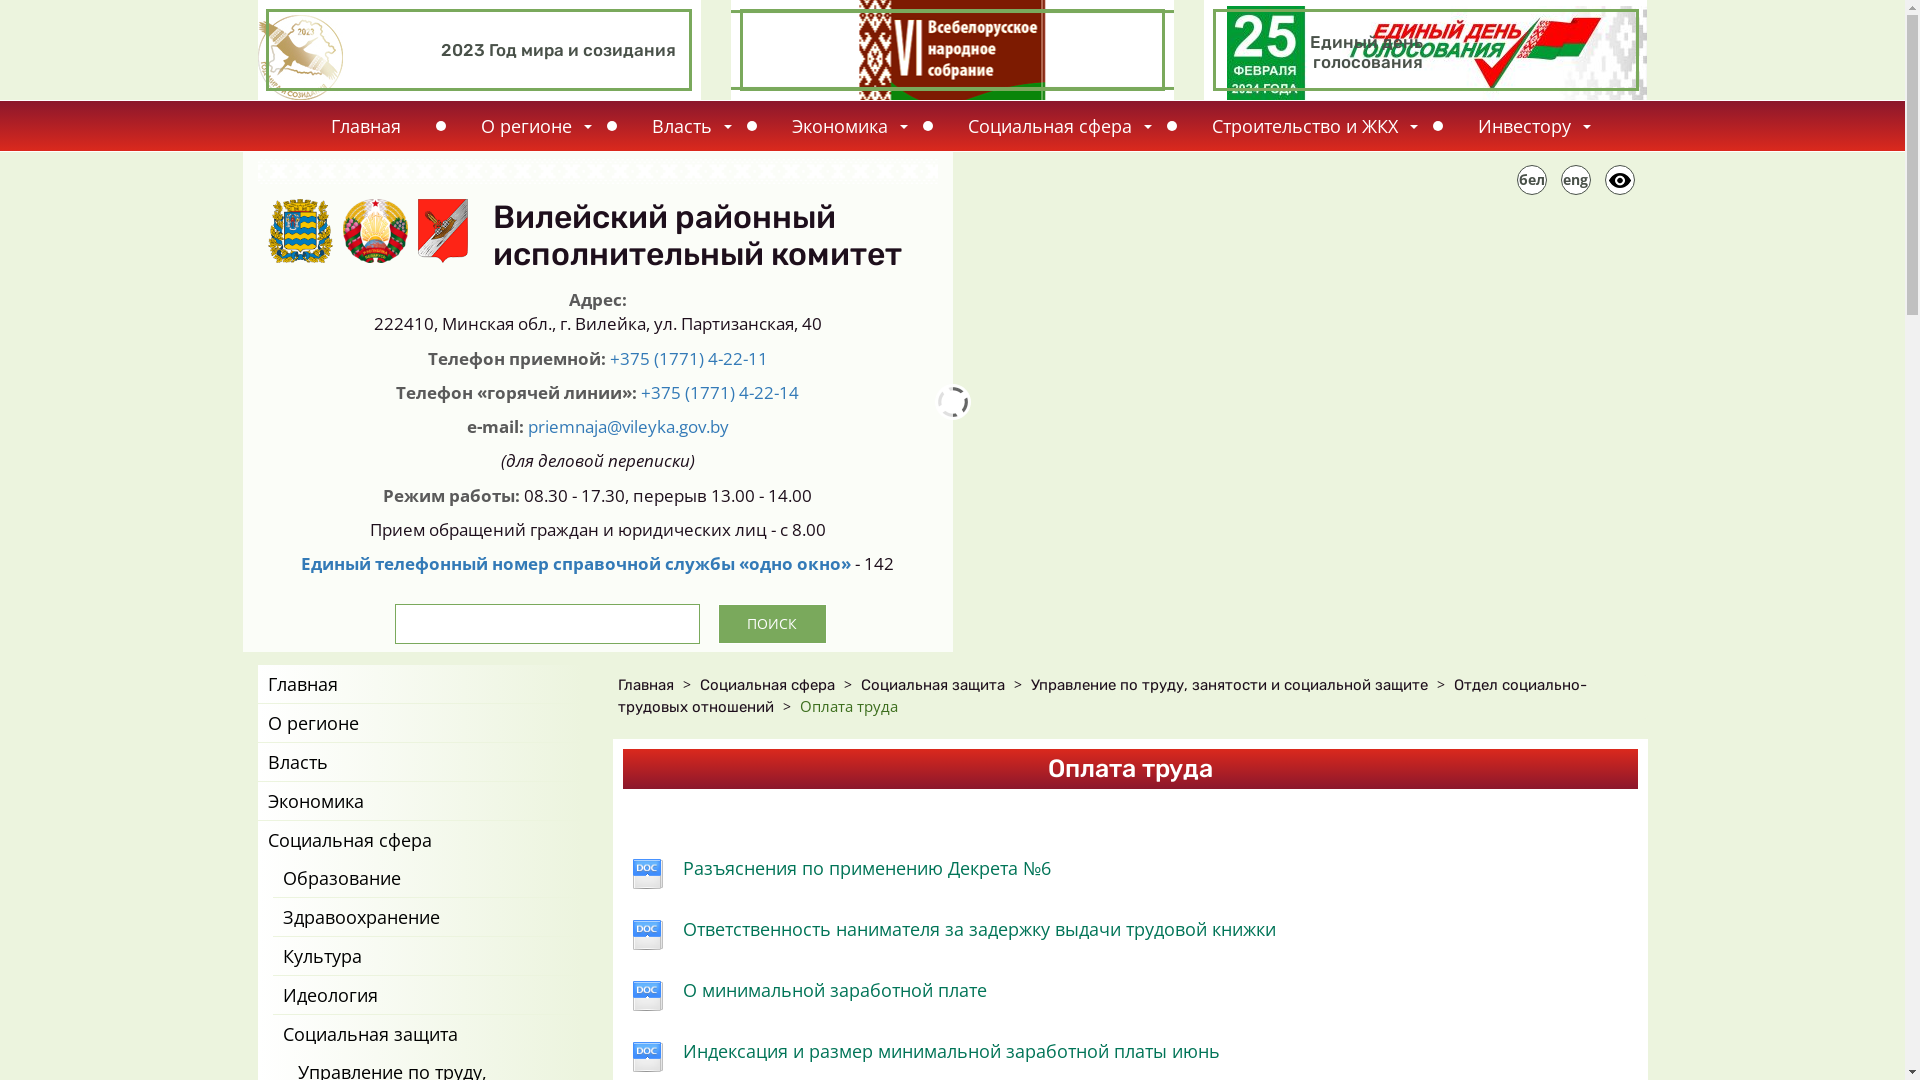 The width and height of the screenshot is (1920, 1080). Describe the element at coordinates (627, 425) in the screenshot. I see `'priemnaja@vileyka.gov.by'` at that location.